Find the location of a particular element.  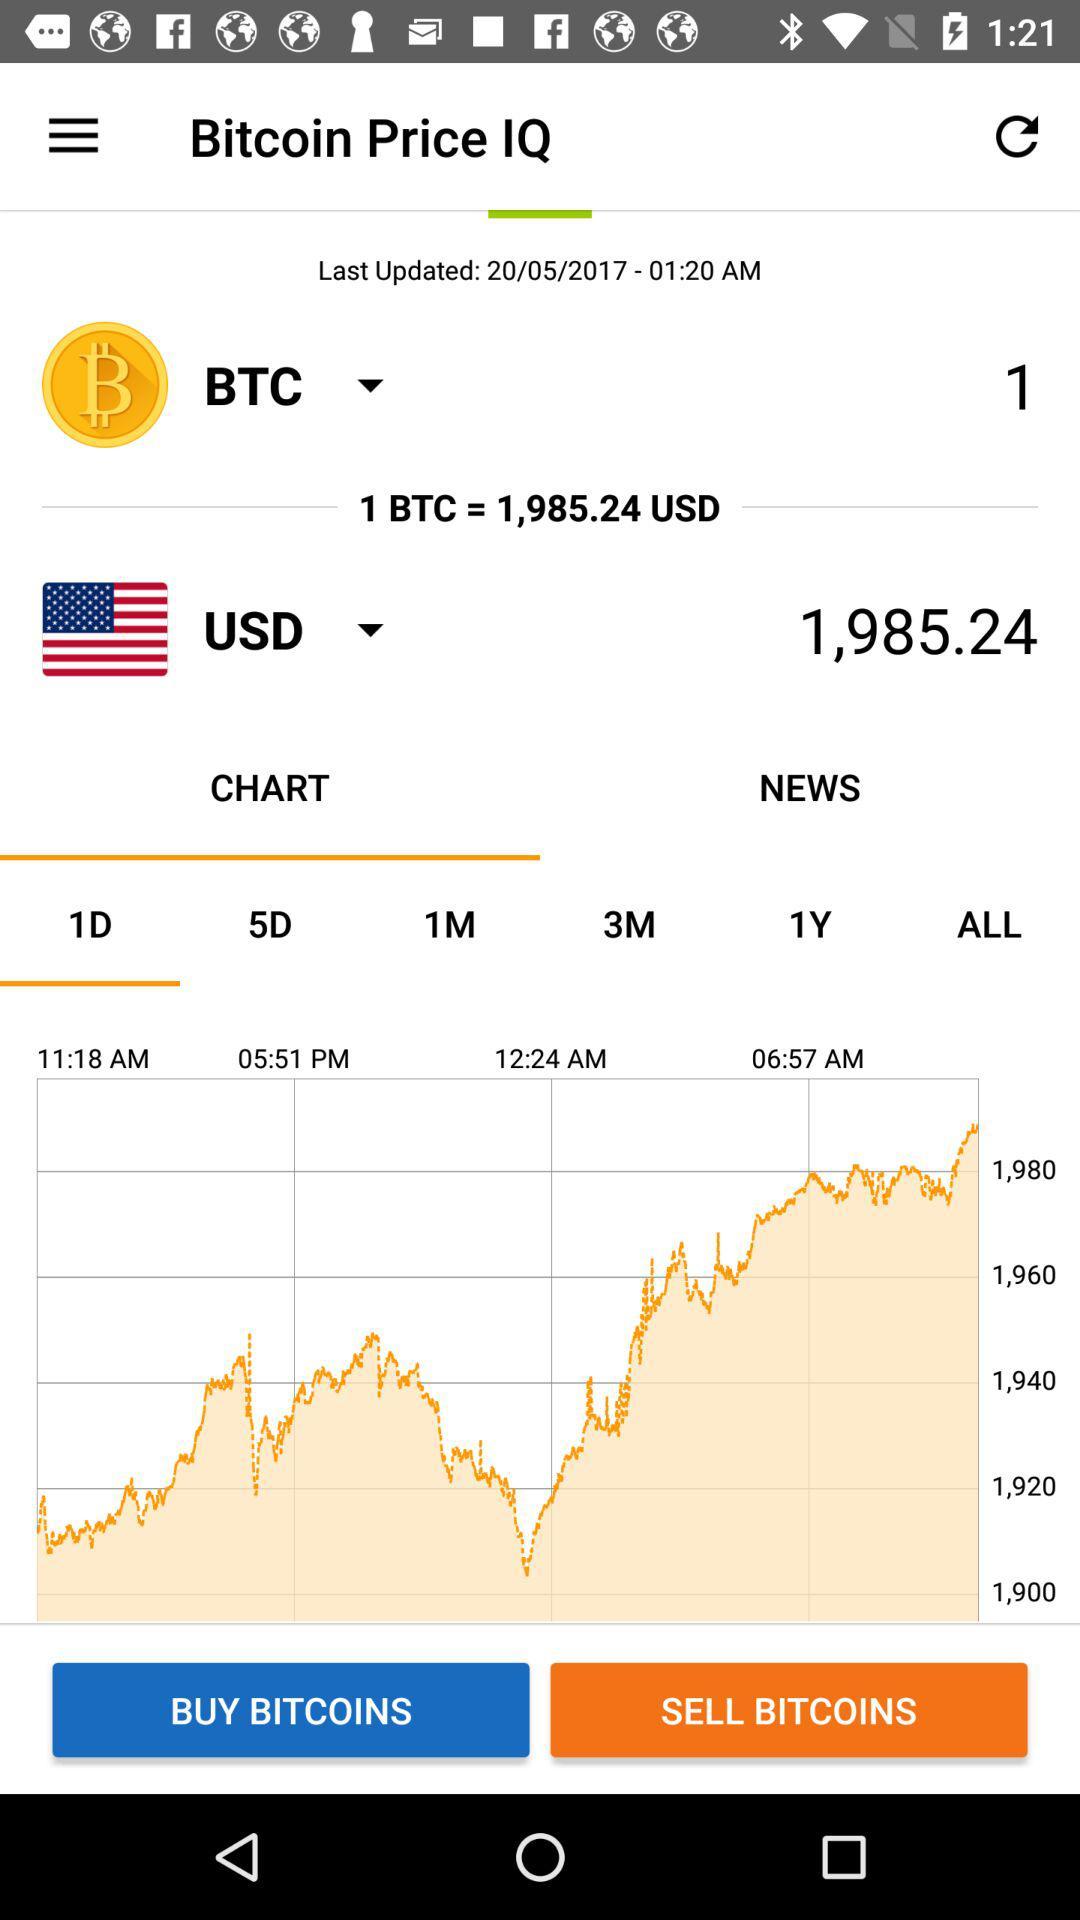

the sell bitcoins is located at coordinates (788, 1708).